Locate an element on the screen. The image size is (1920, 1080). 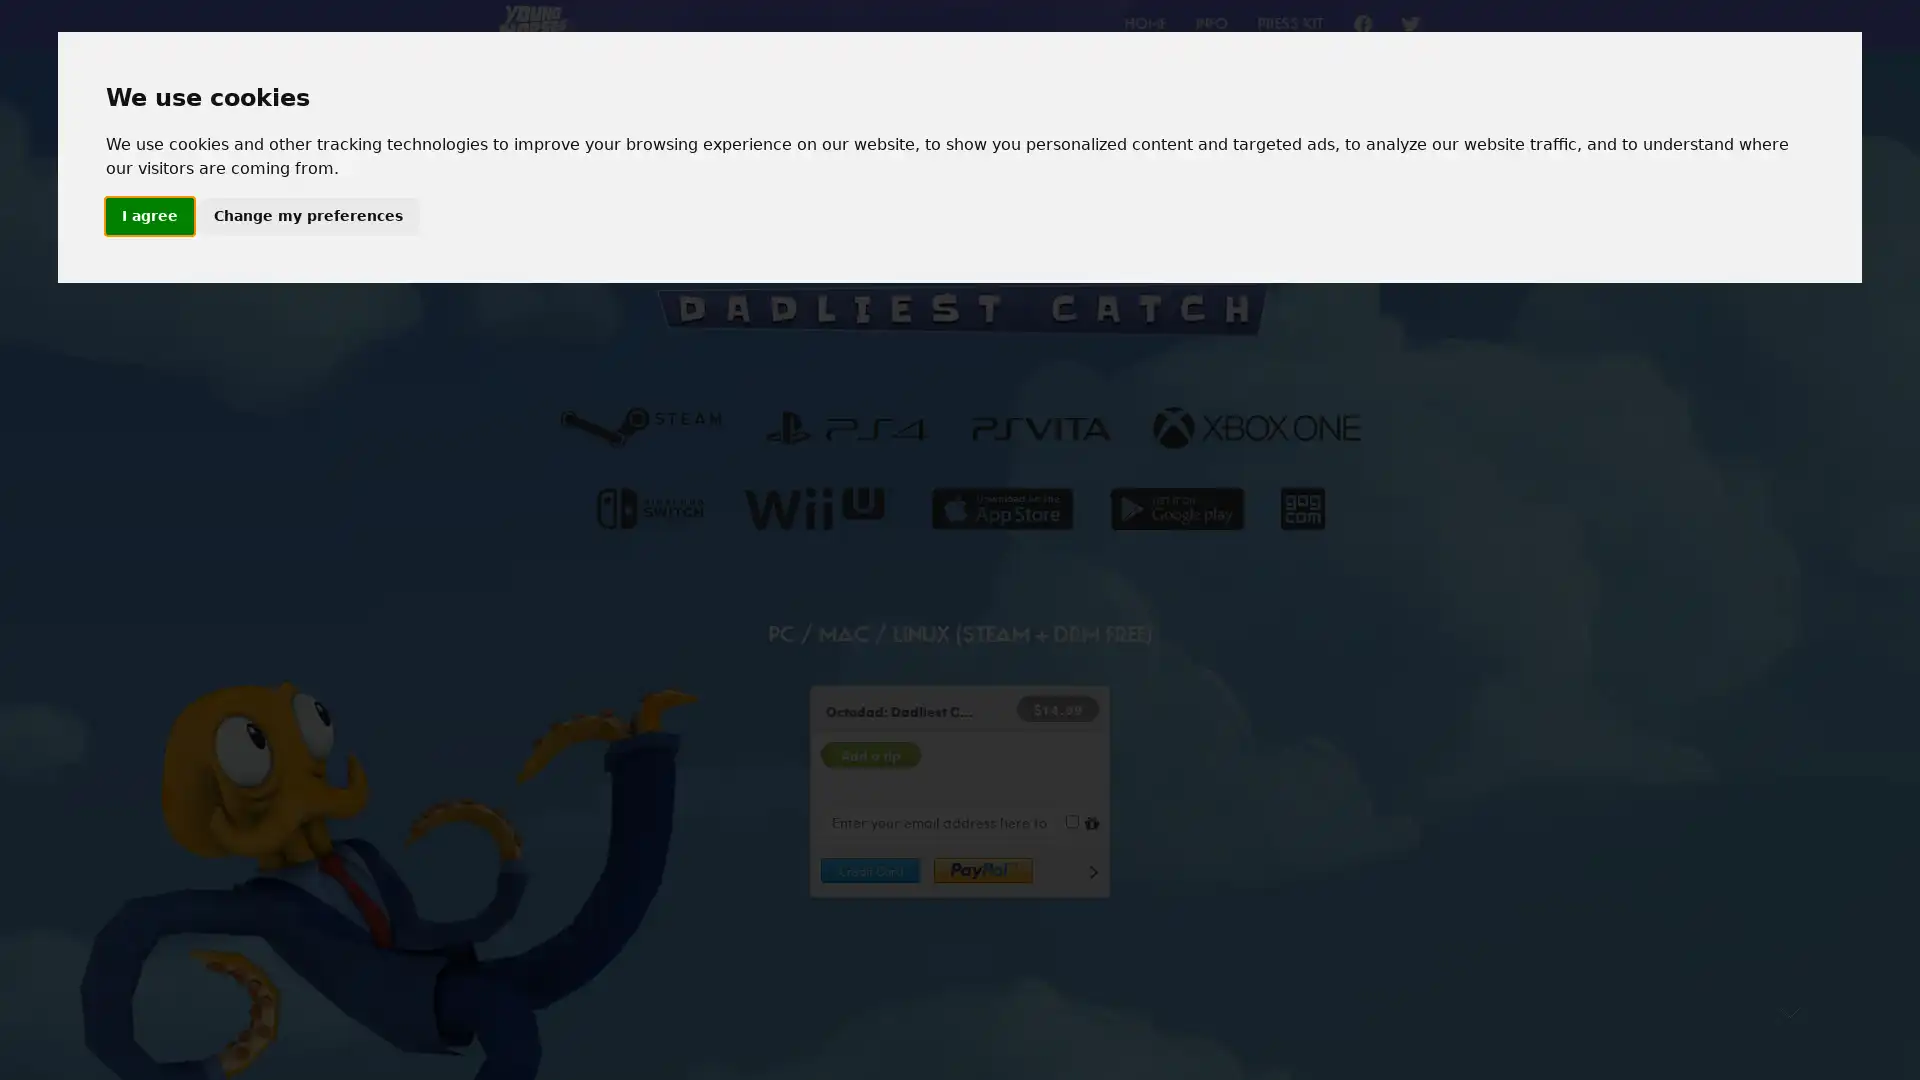
I agree is located at coordinates (147, 216).